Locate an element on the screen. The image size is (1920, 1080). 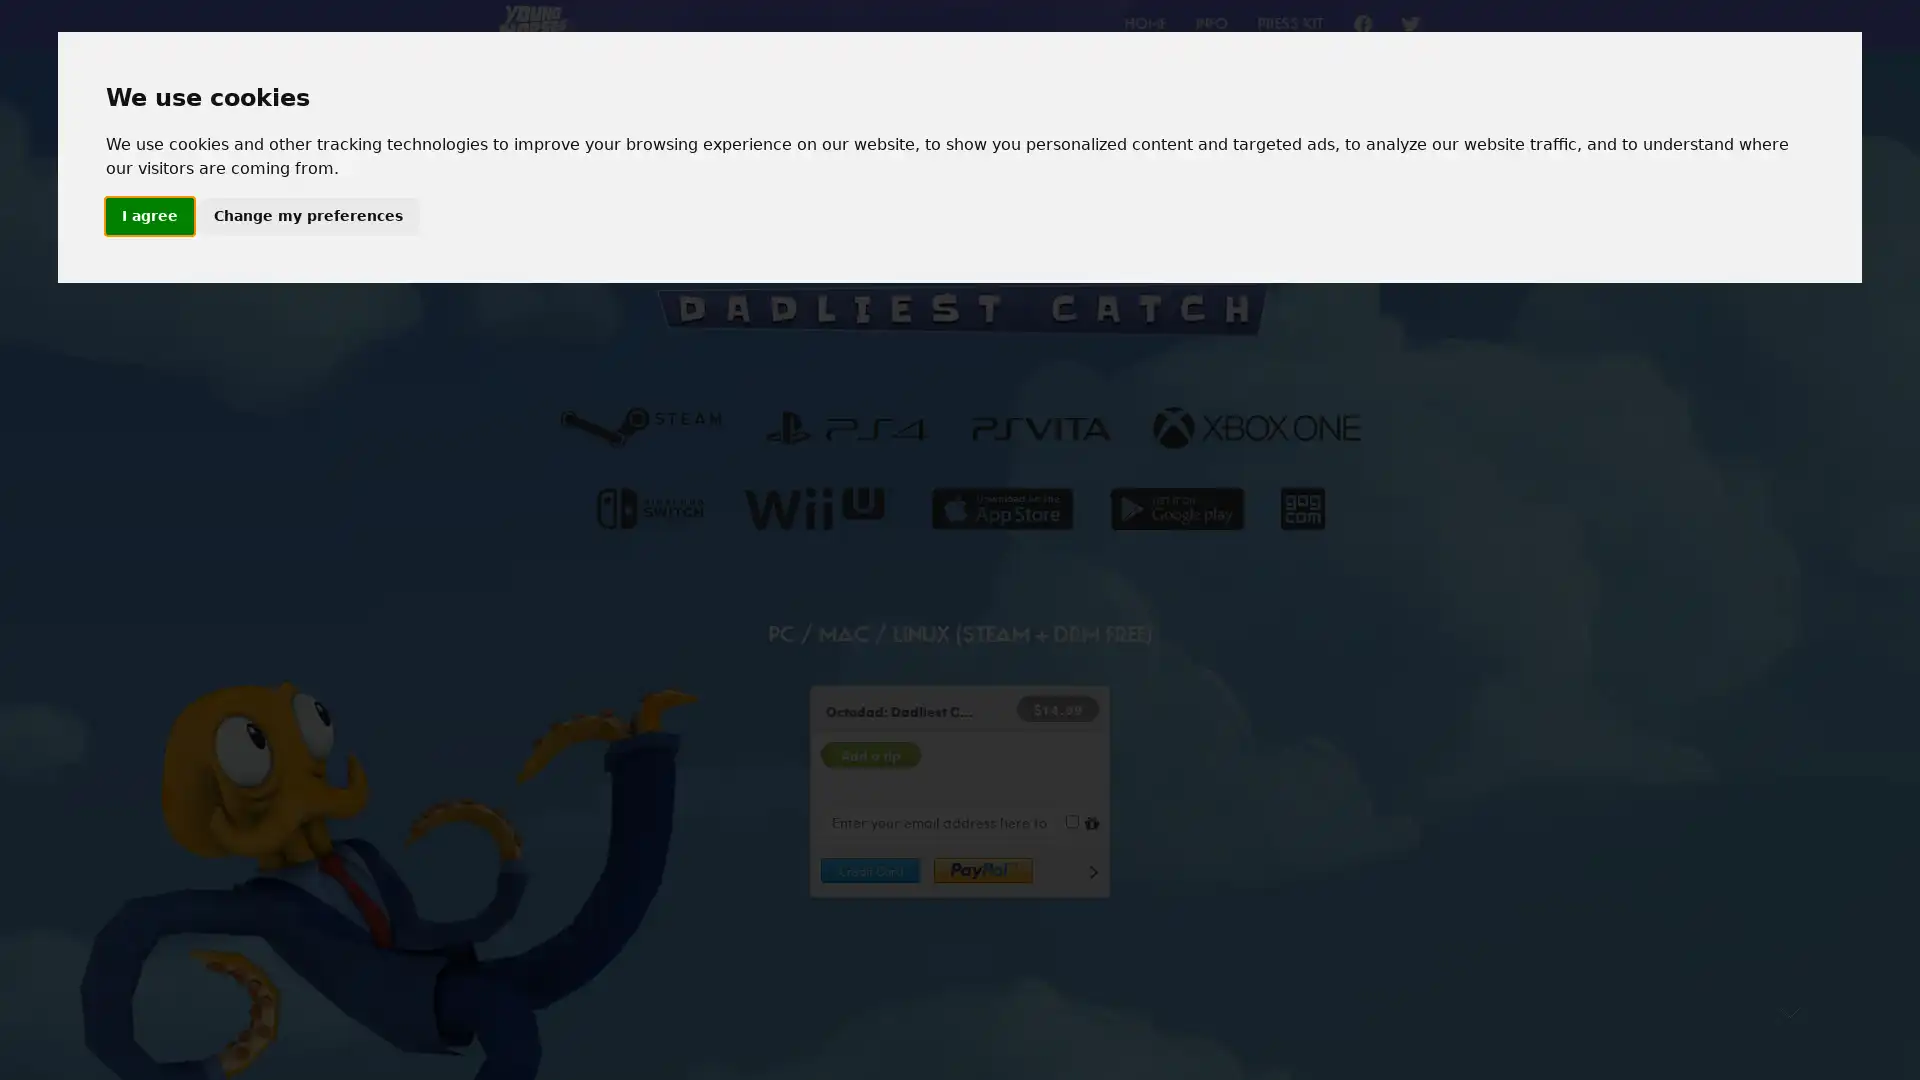
I agree is located at coordinates (147, 216).